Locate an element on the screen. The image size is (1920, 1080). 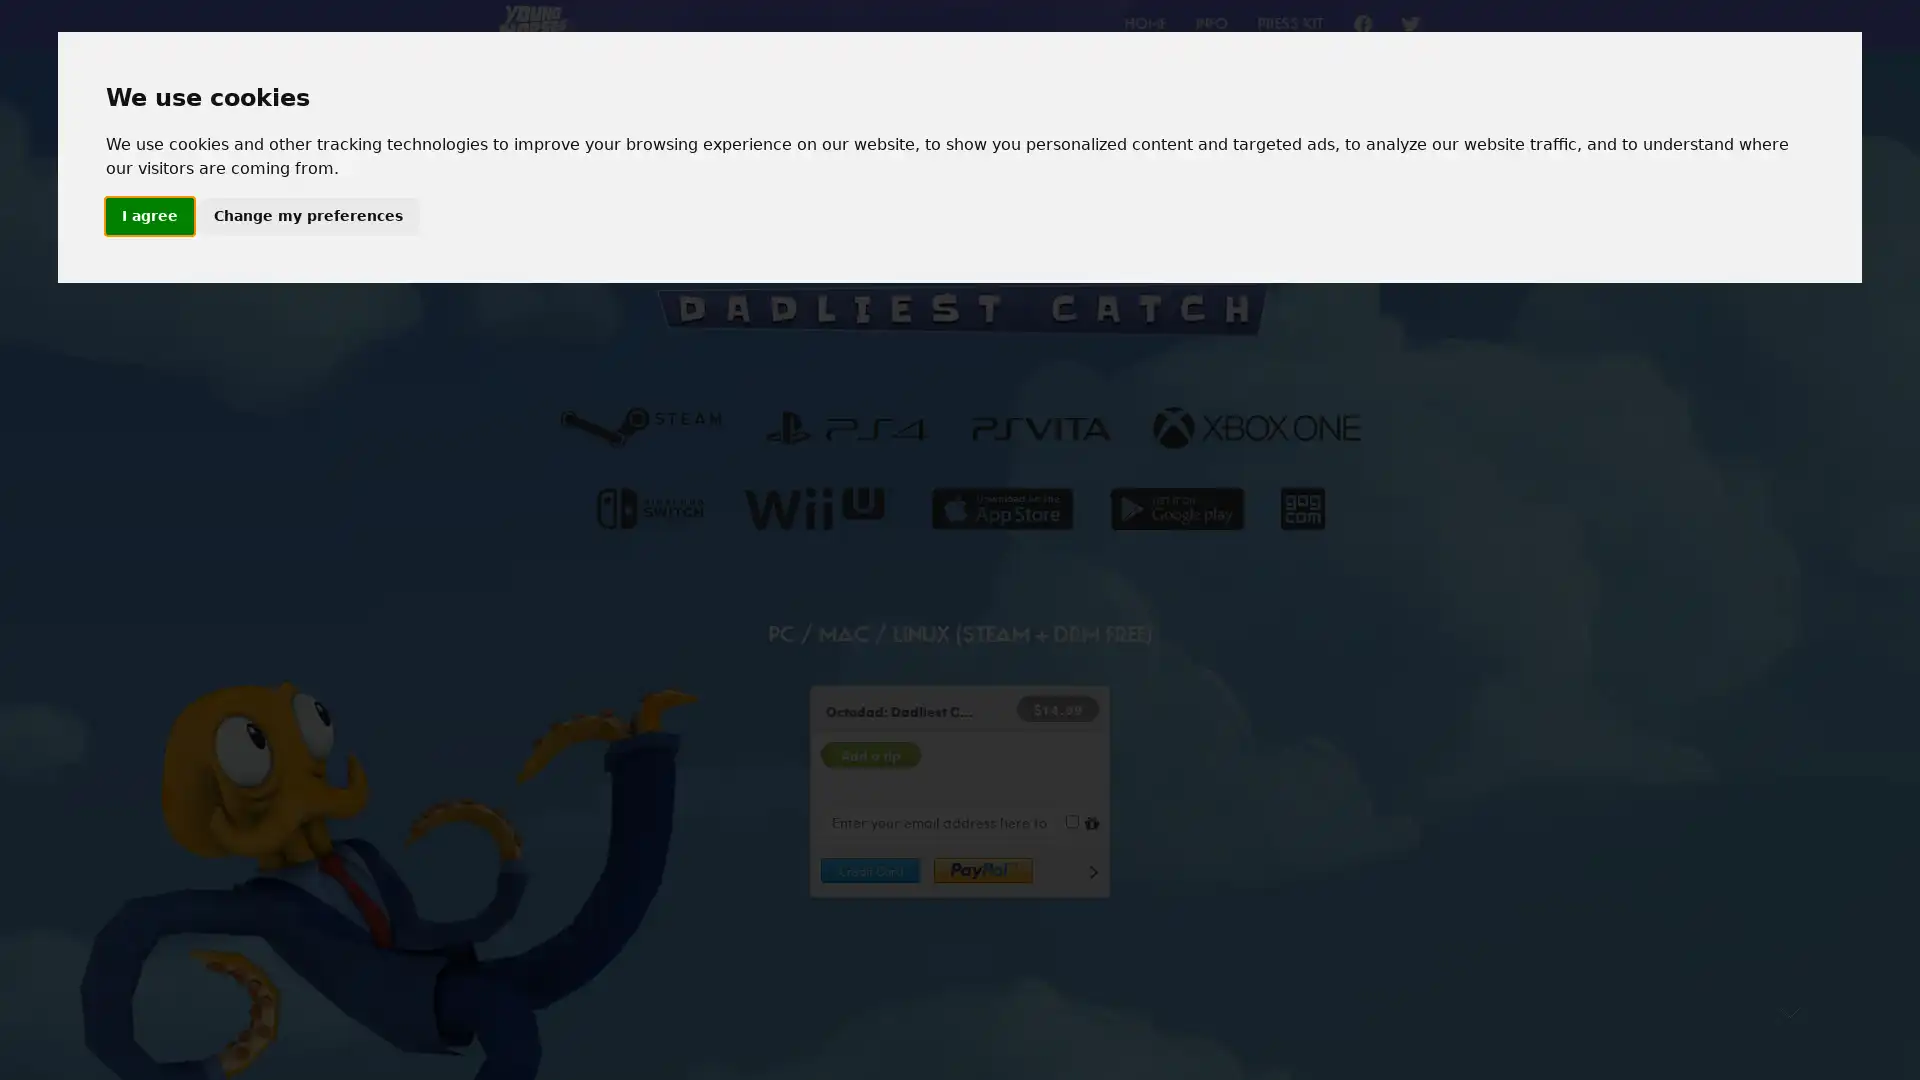
I agree is located at coordinates (147, 216).